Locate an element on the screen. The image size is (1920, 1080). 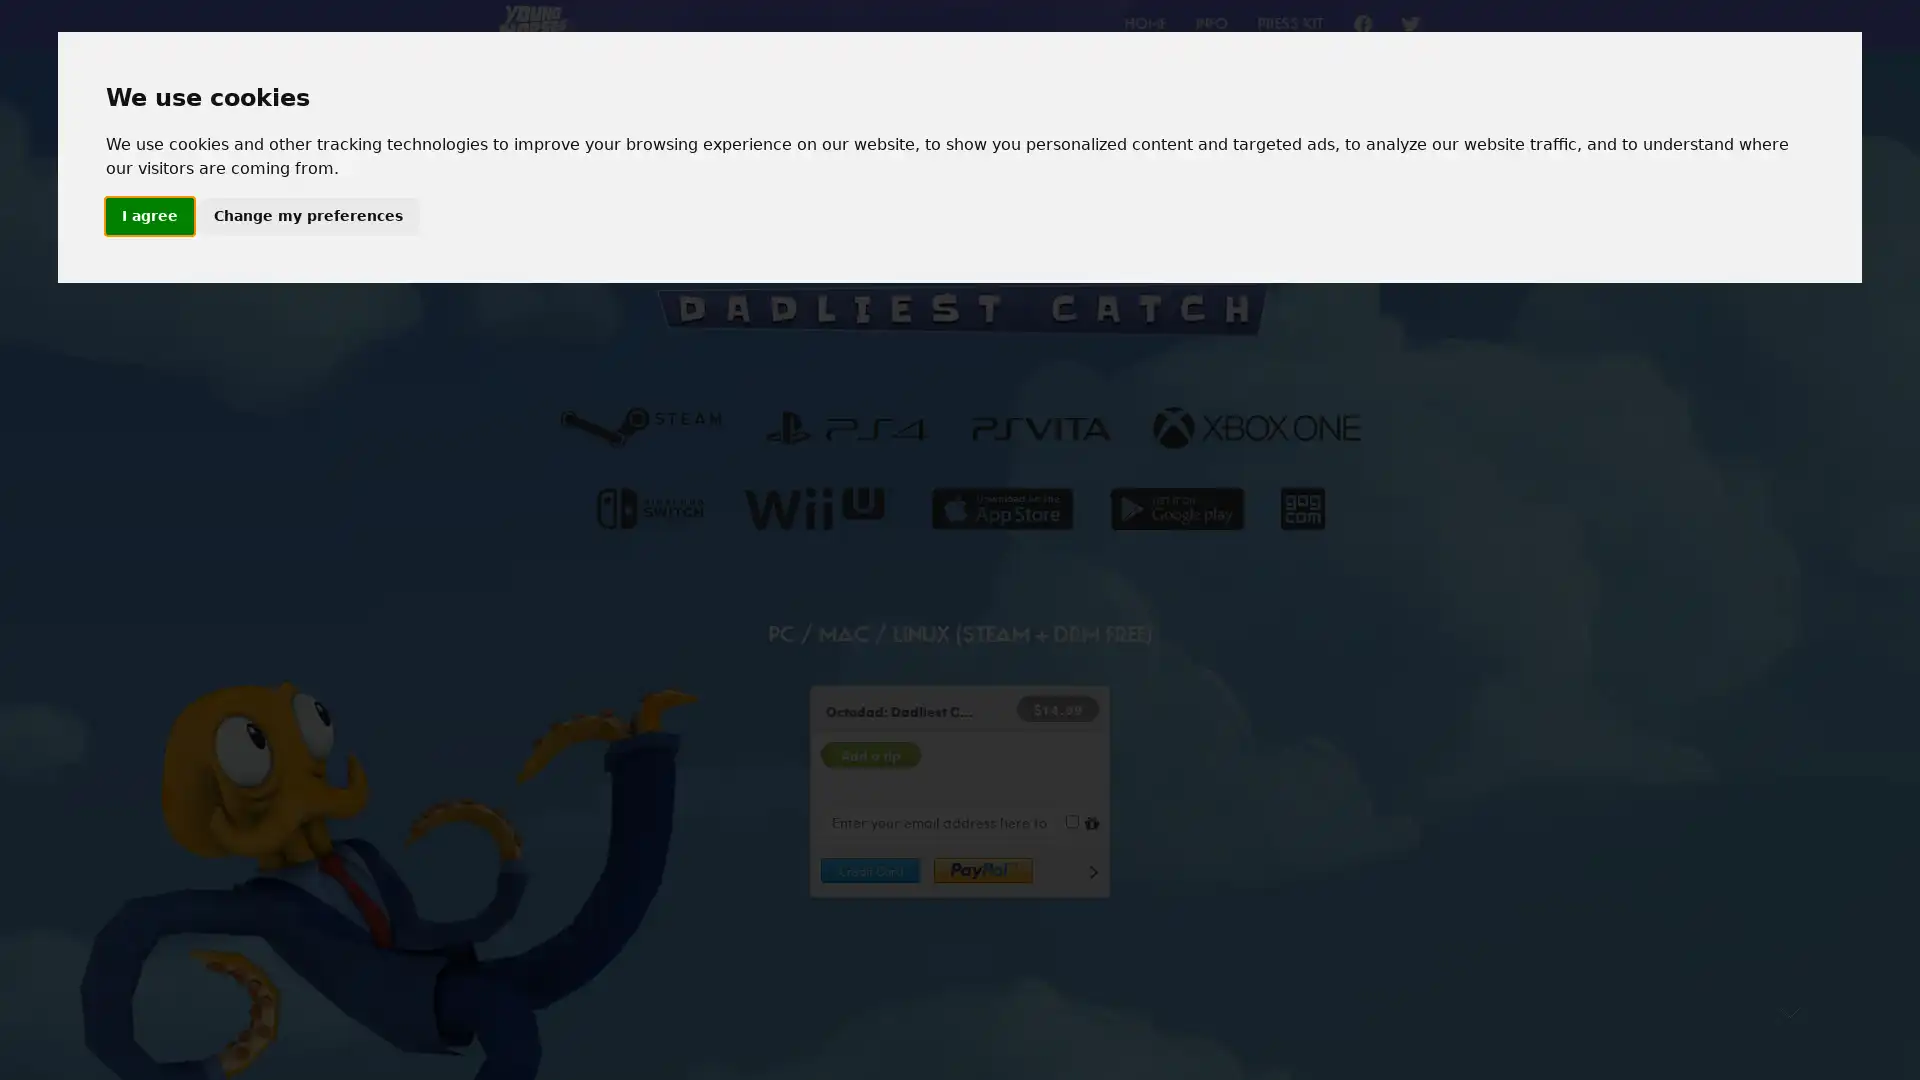
I agree is located at coordinates (147, 216).